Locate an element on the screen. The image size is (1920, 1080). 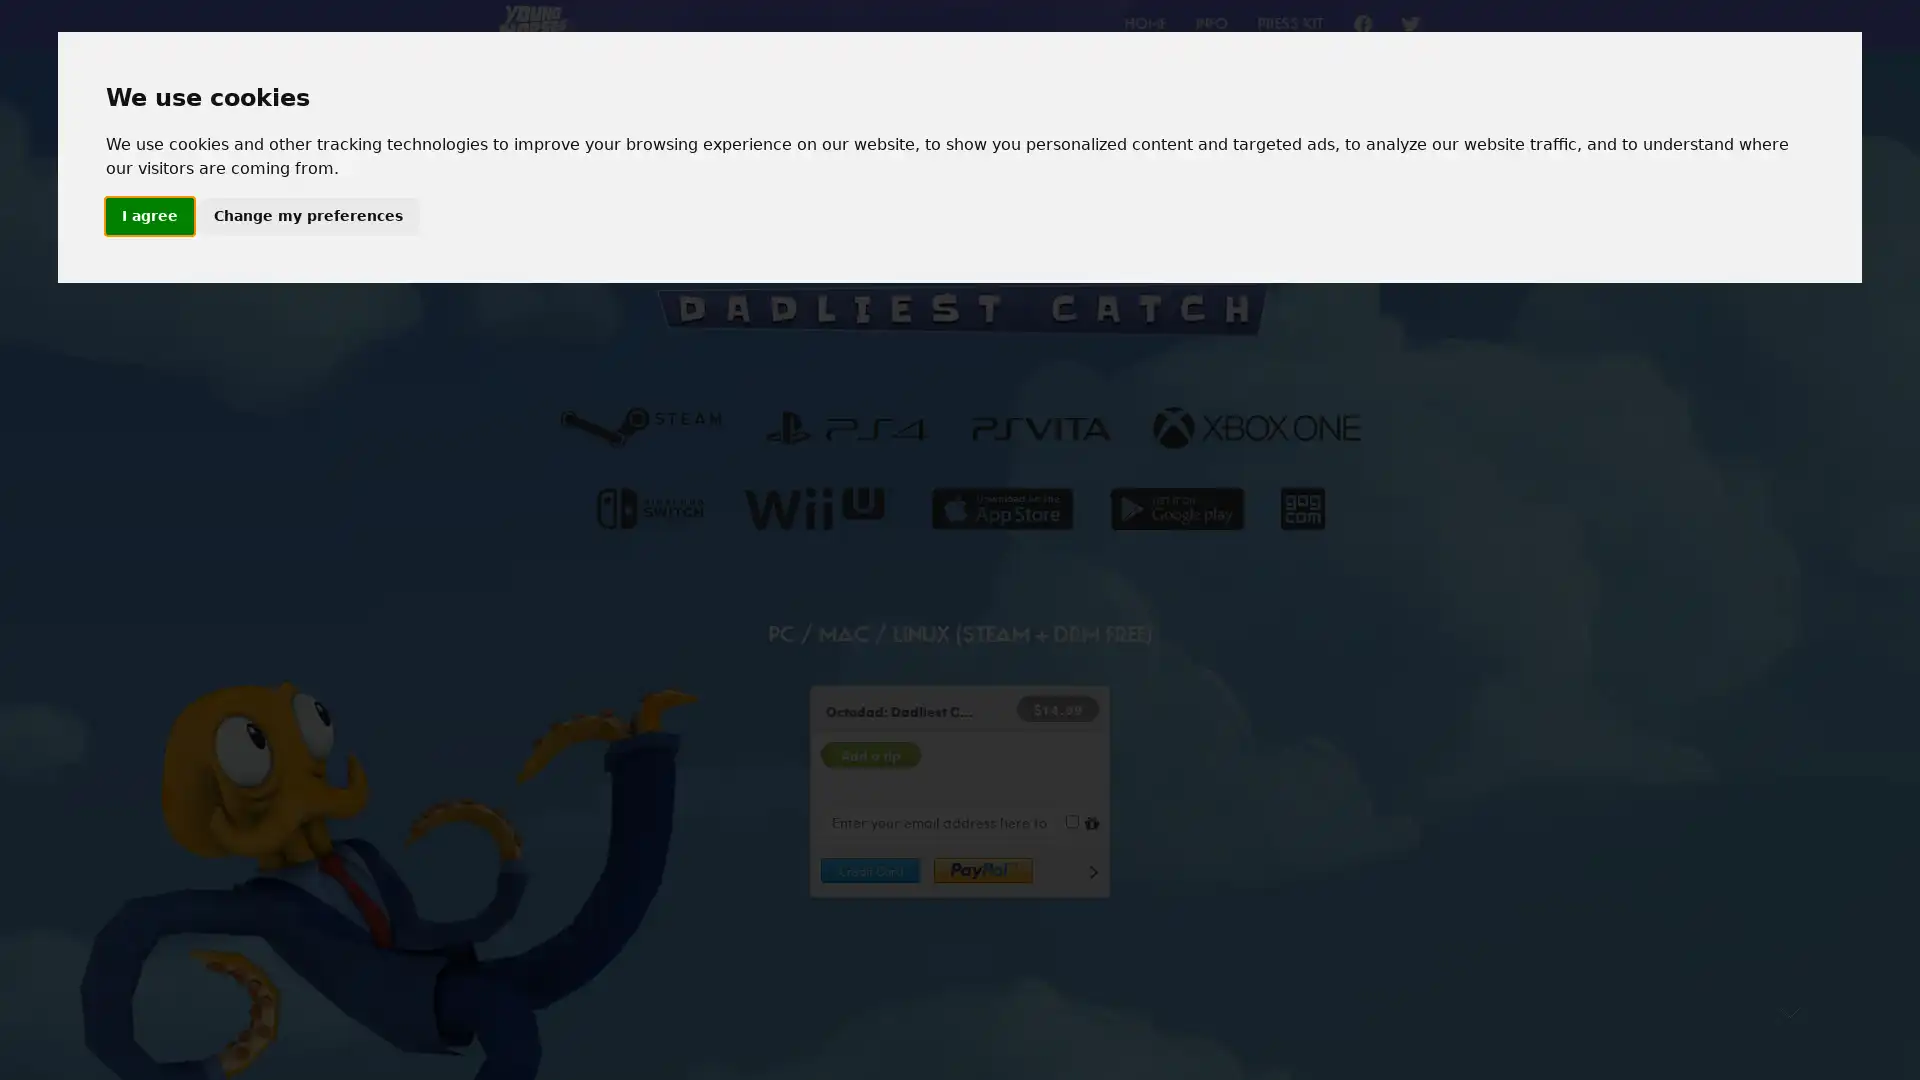
I agree is located at coordinates (147, 216).